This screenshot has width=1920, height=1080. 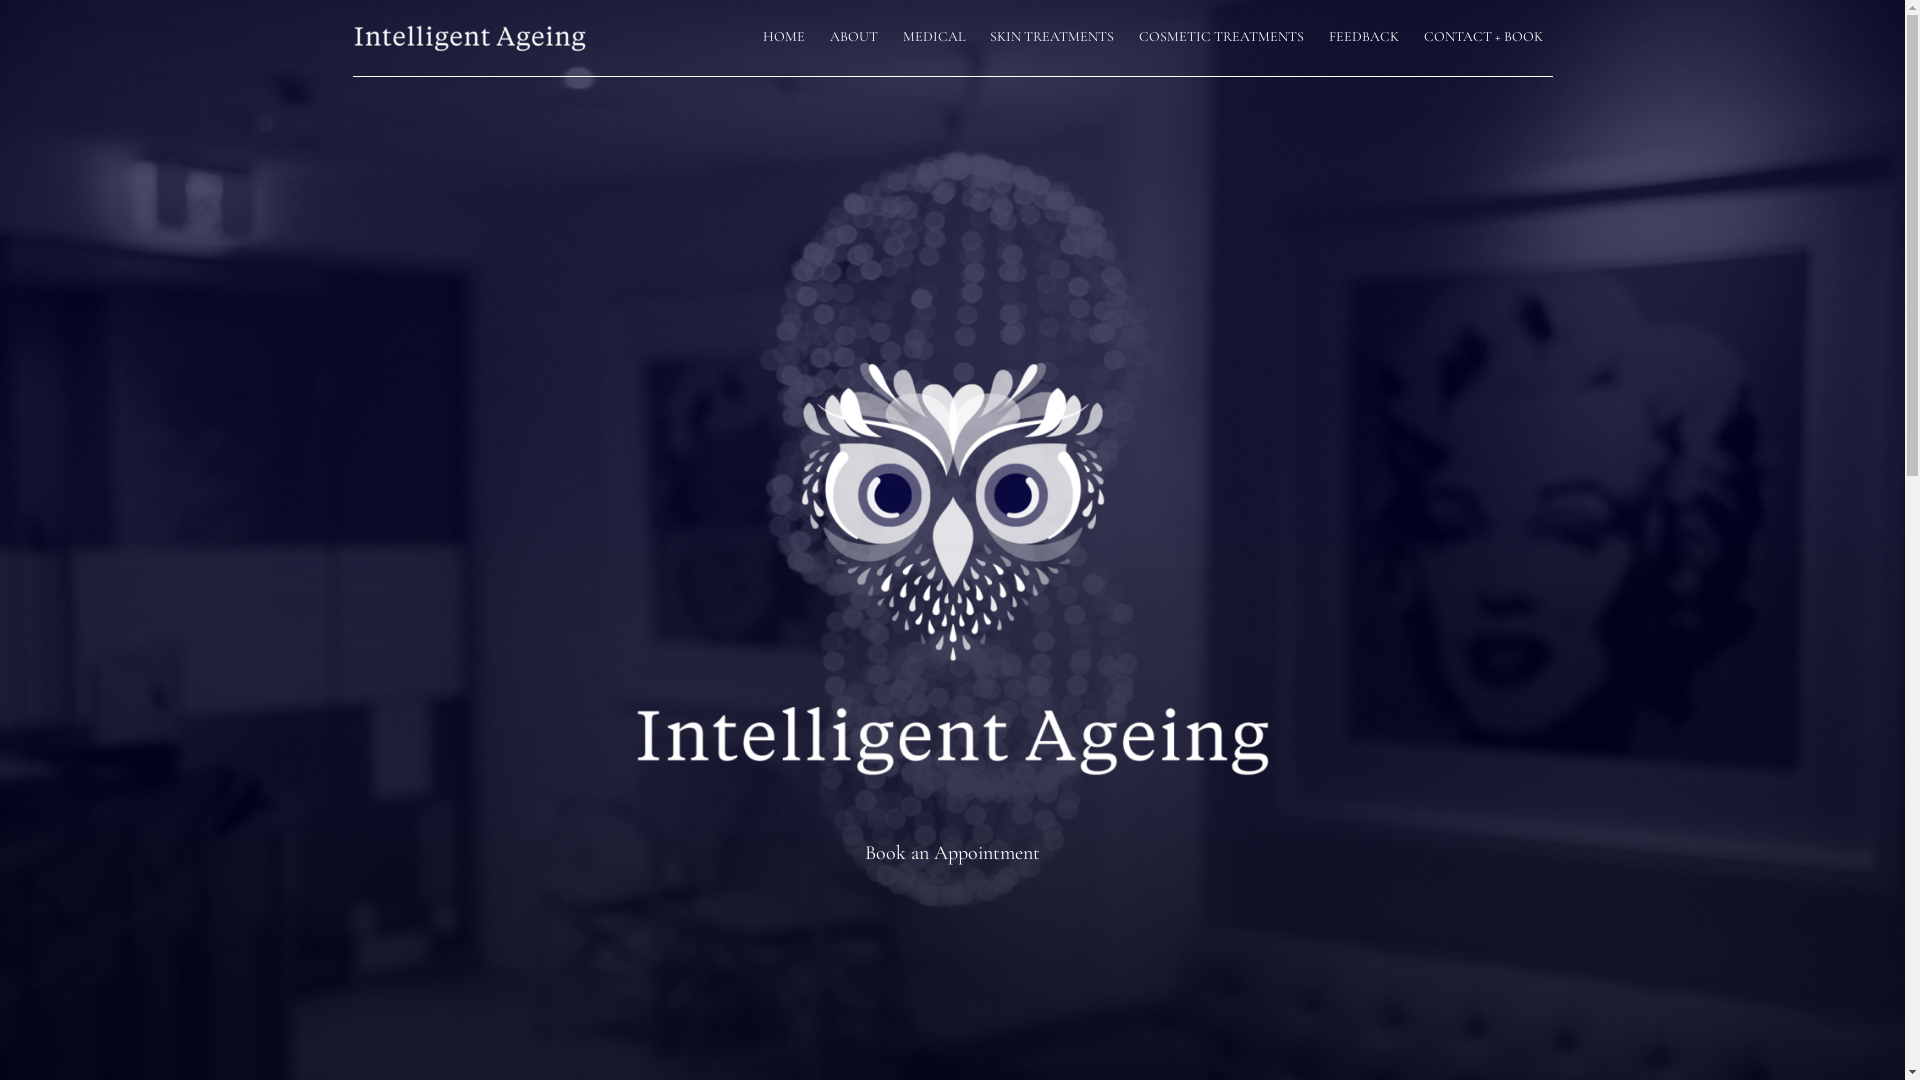 I want to click on 'COSMETIC TREATMENTS', so click(x=1219, y=38).